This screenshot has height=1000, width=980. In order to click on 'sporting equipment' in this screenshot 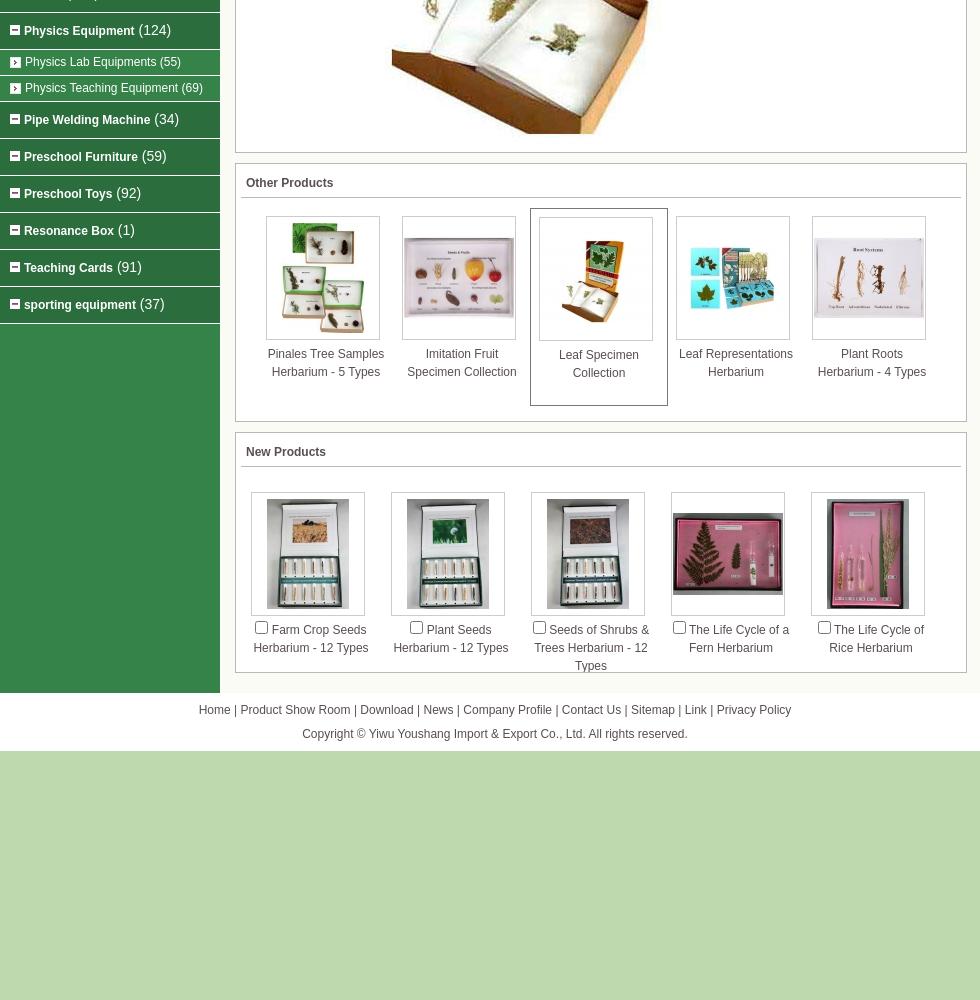, I will do `click(78, 305)`.